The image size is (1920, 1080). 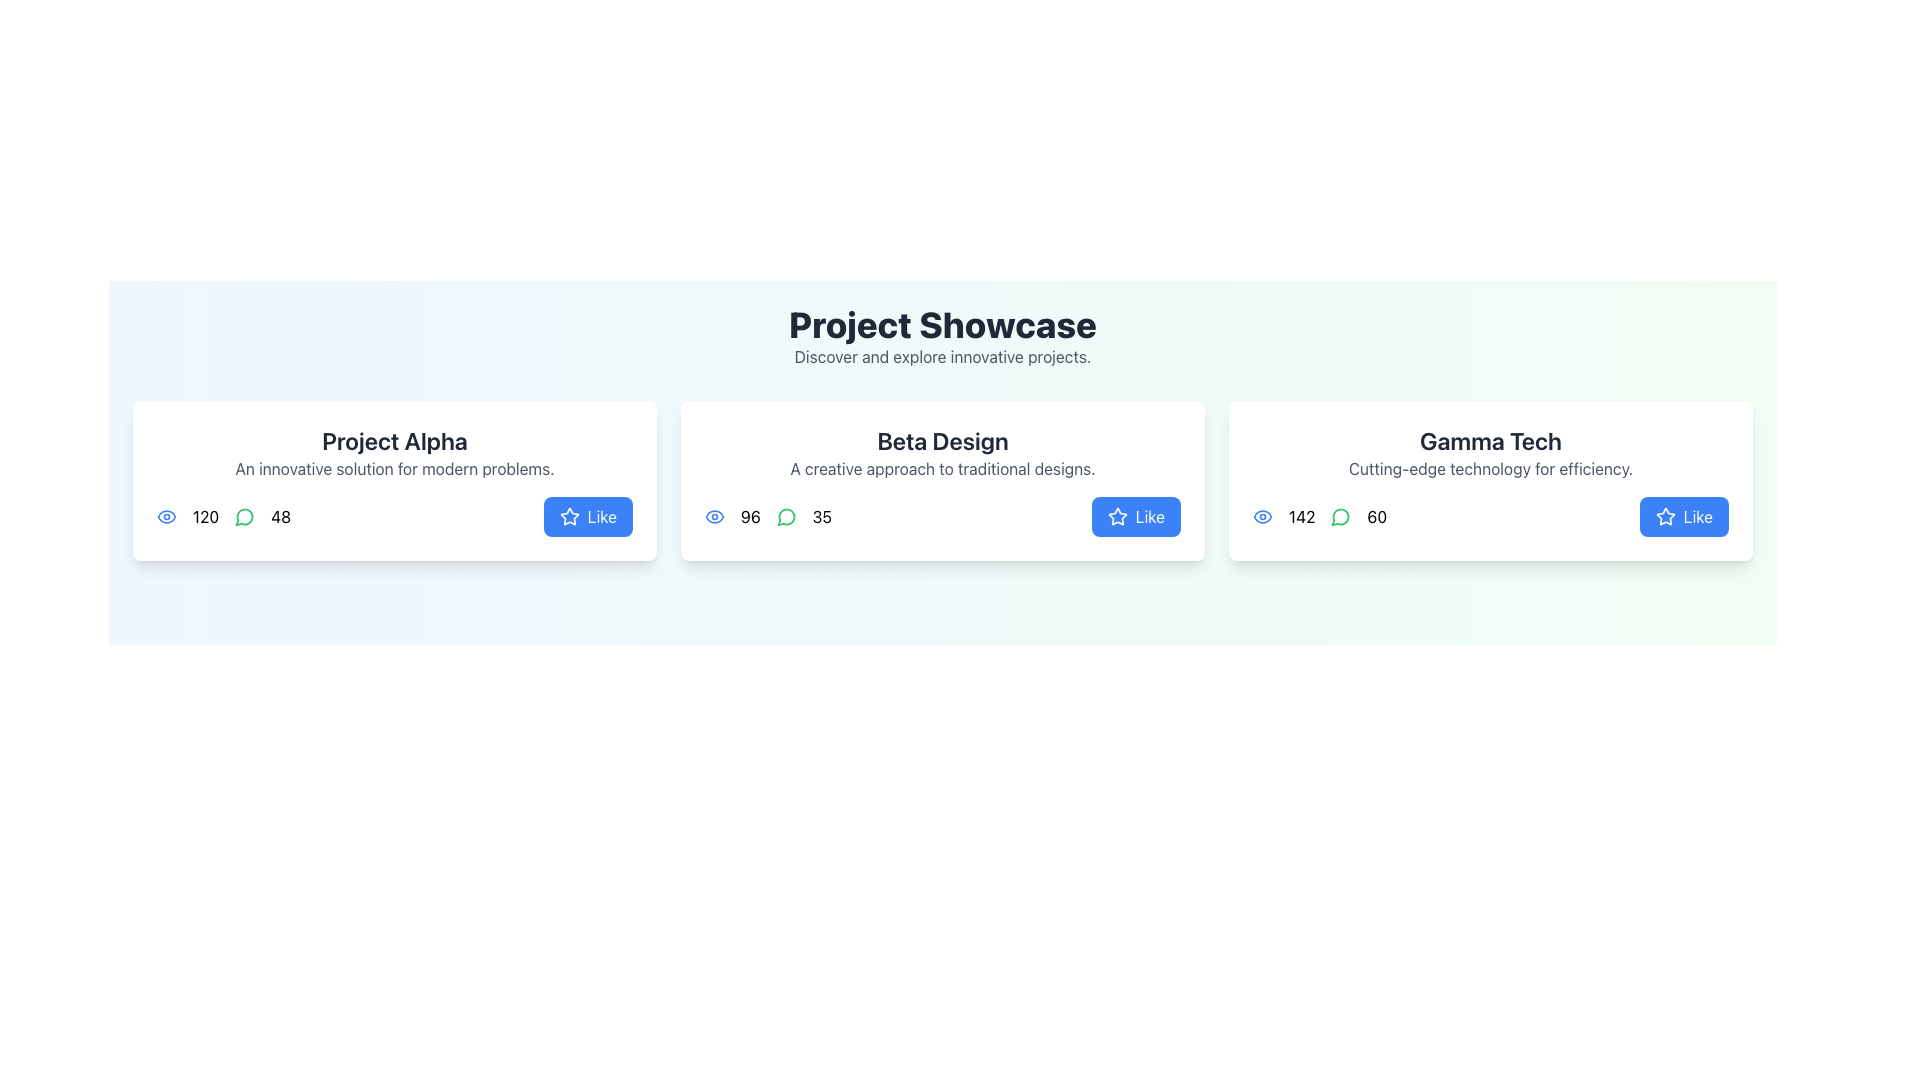 I want to click on the comments icon located within the 'Gamma Tech' card, positioned between the eye icon and the numeric text '60', so click(x=1341, y=515).